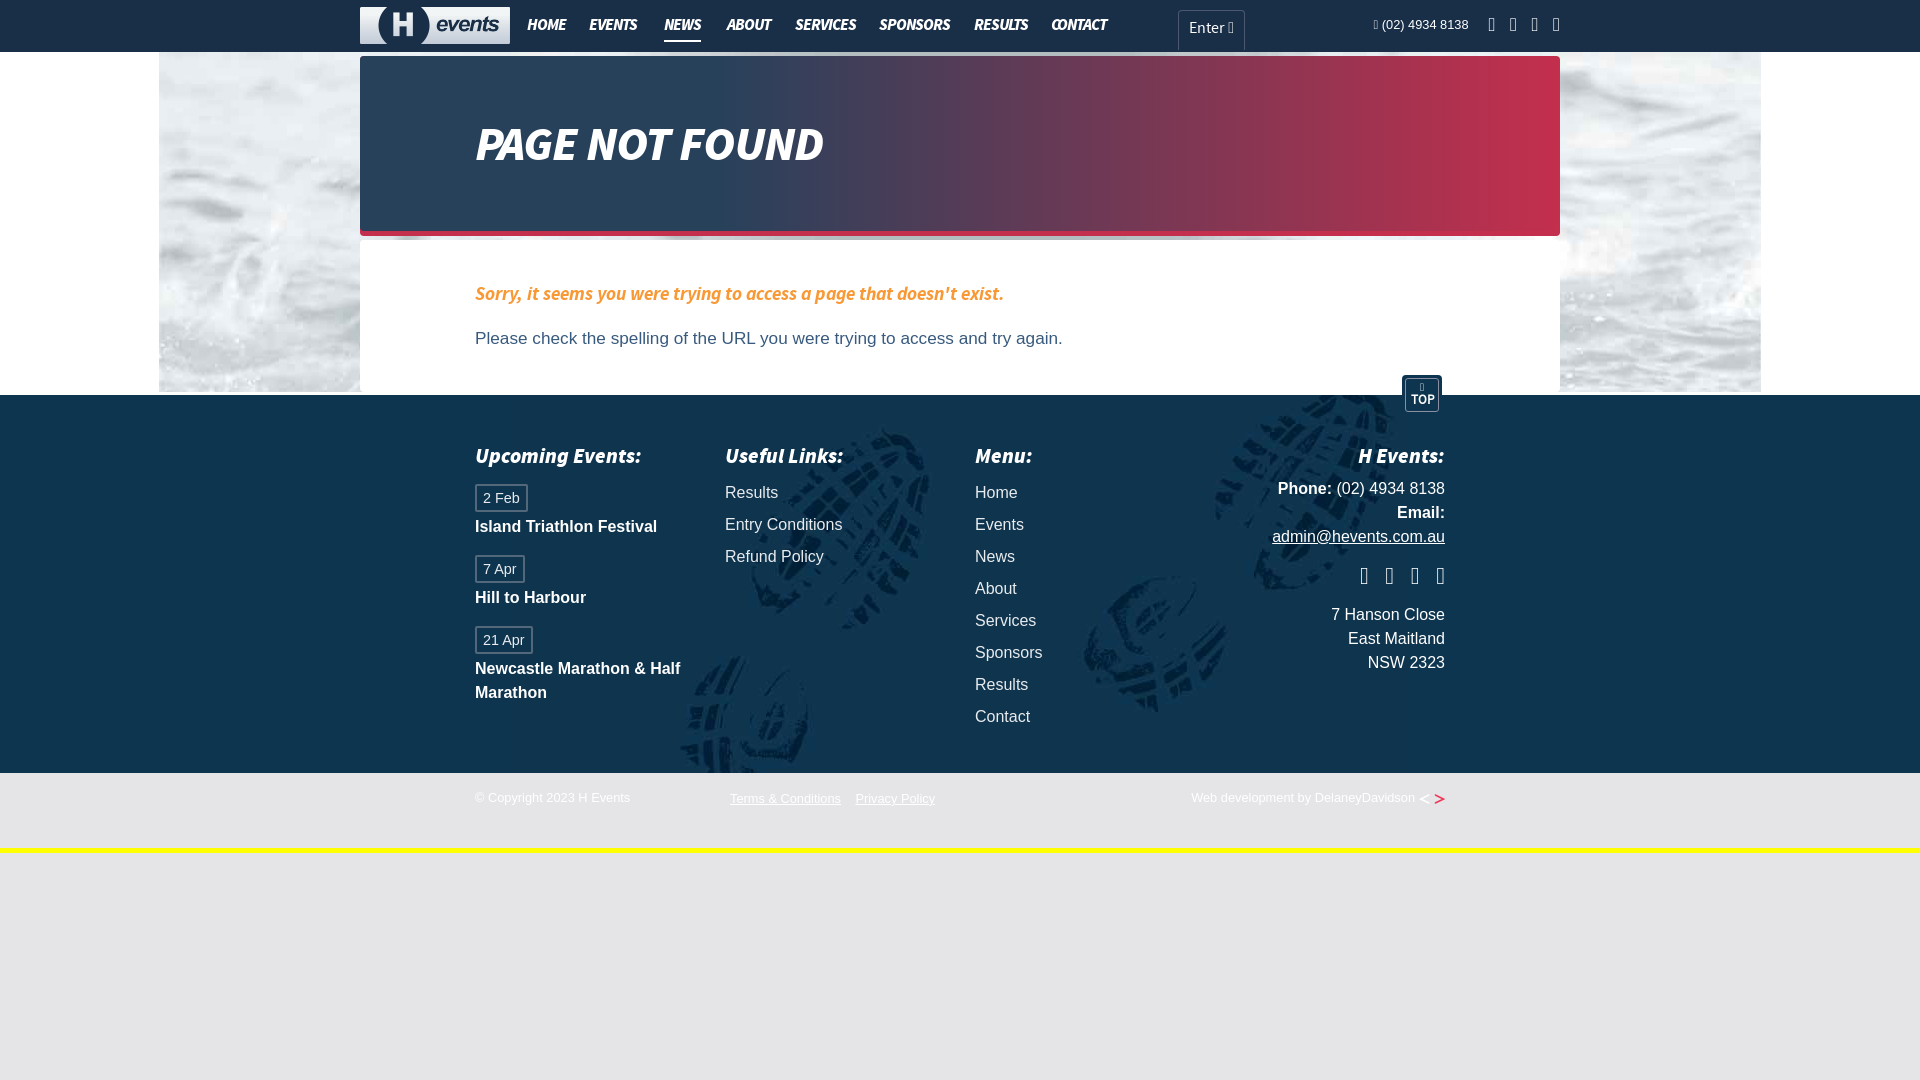 Image resolution: width=1920 pixels, height=1080 pixels. I want to click on 'SERVICES', so click(825, 24).